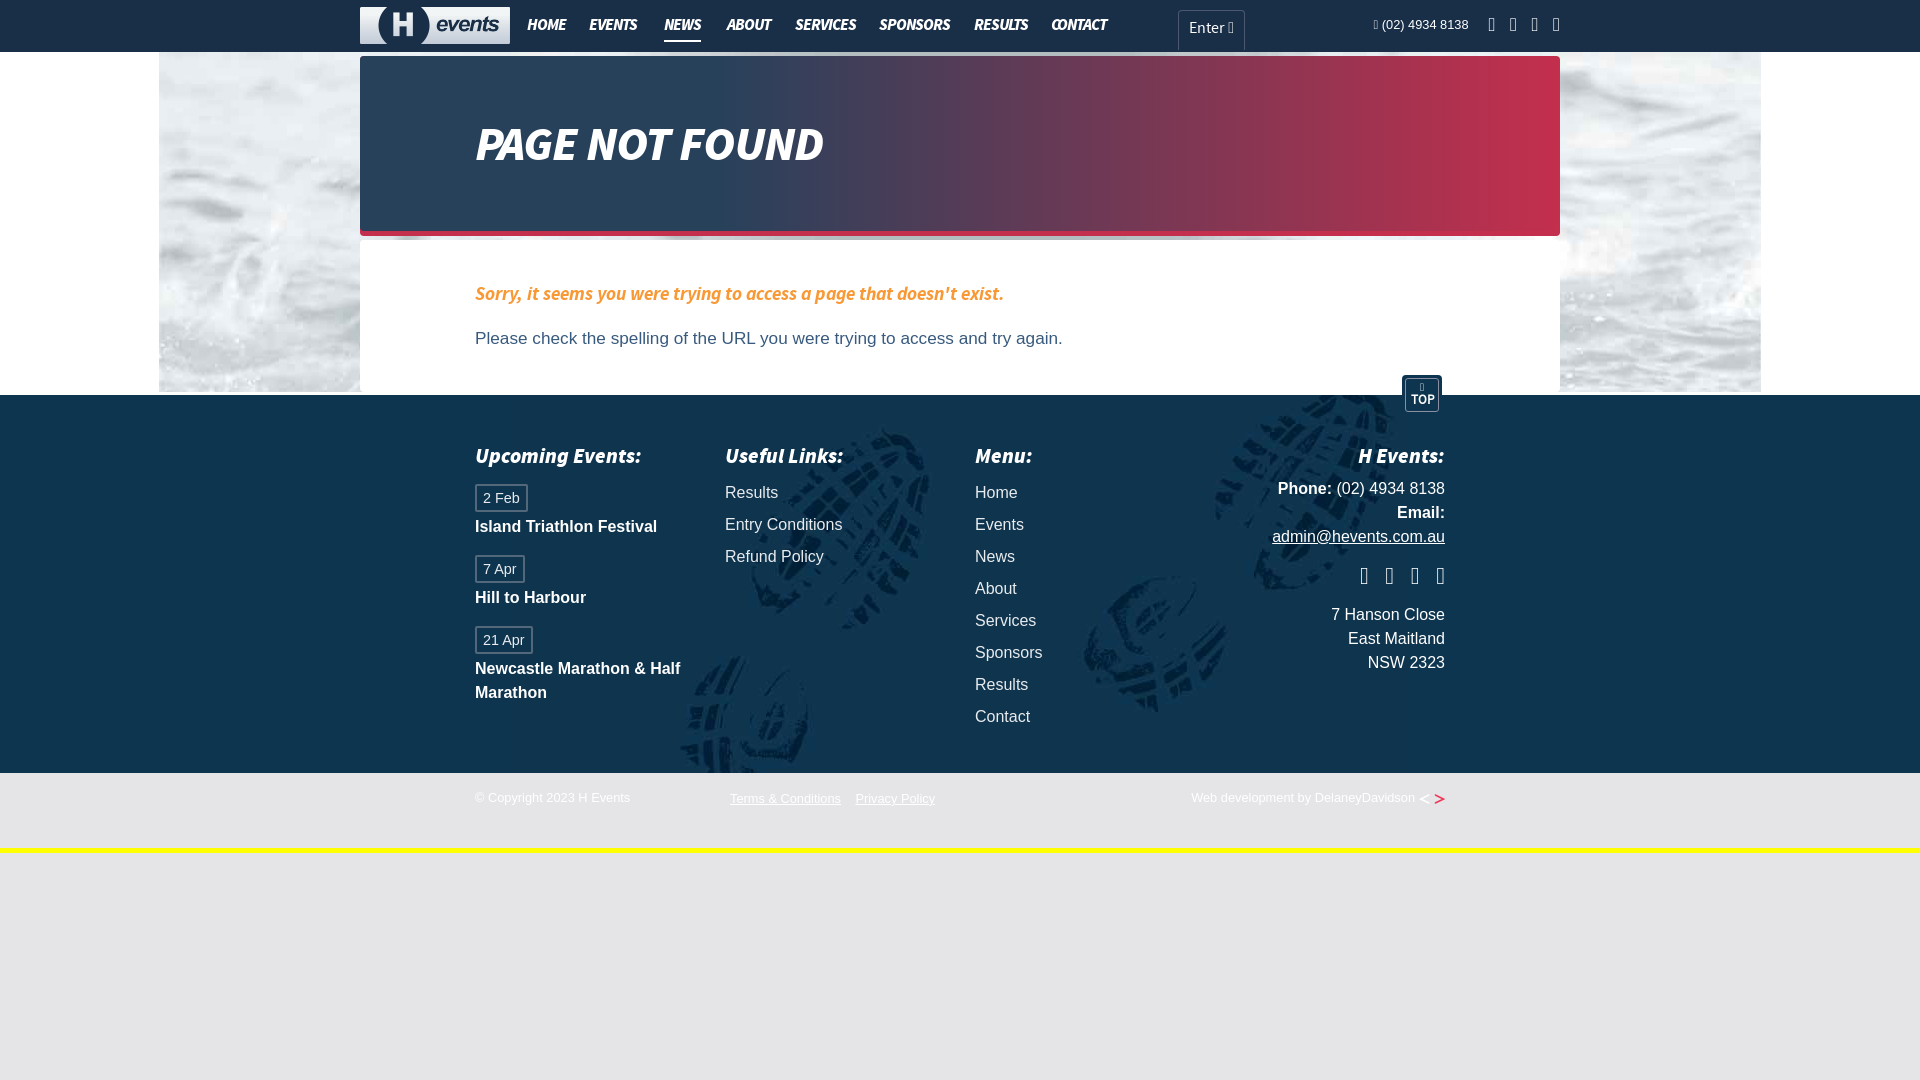 Image resolution: width=1920 pixels, height=1080 pixels. I want to click on 'SERVICES', so click(825, 24).